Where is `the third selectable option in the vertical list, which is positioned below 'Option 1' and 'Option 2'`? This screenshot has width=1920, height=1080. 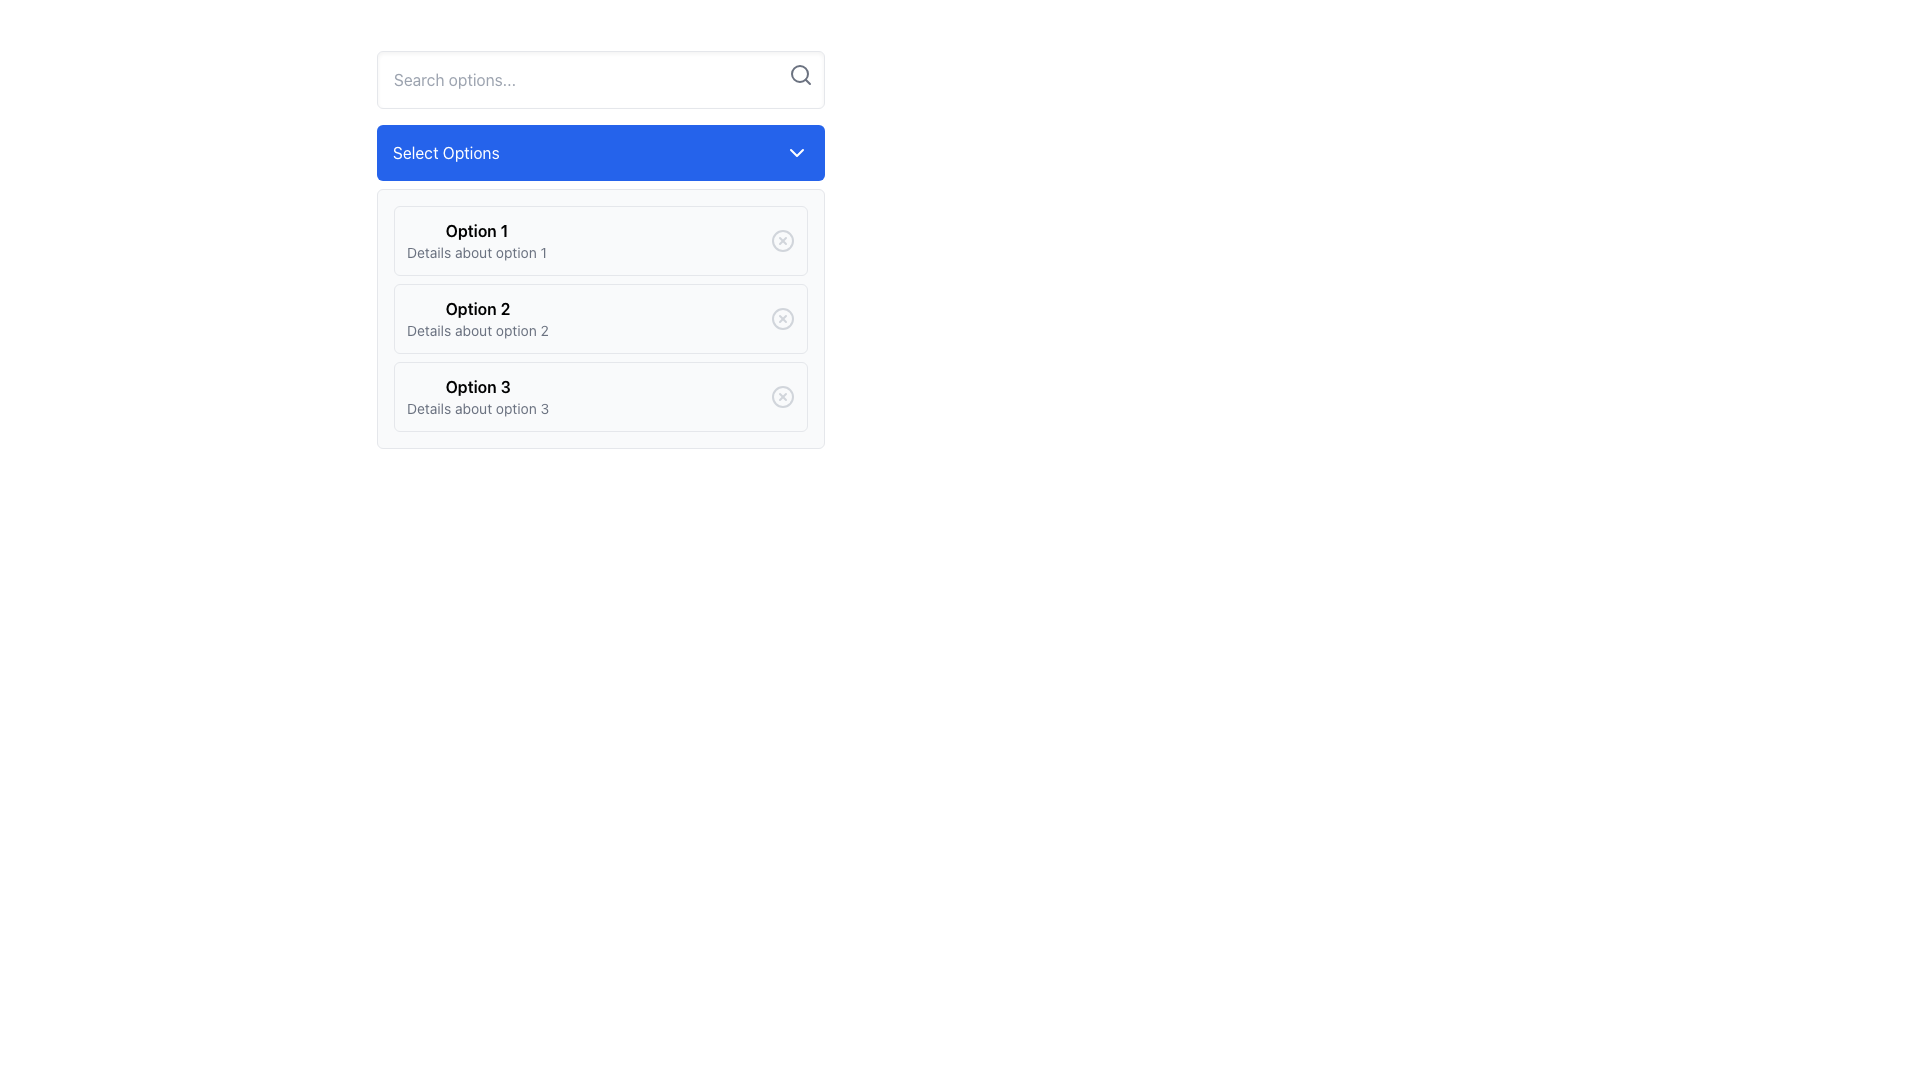
the third selectable option in the vertical list, which is positioned below 'Option 1' and 'Option 2' is located at coordinates (477, 397).